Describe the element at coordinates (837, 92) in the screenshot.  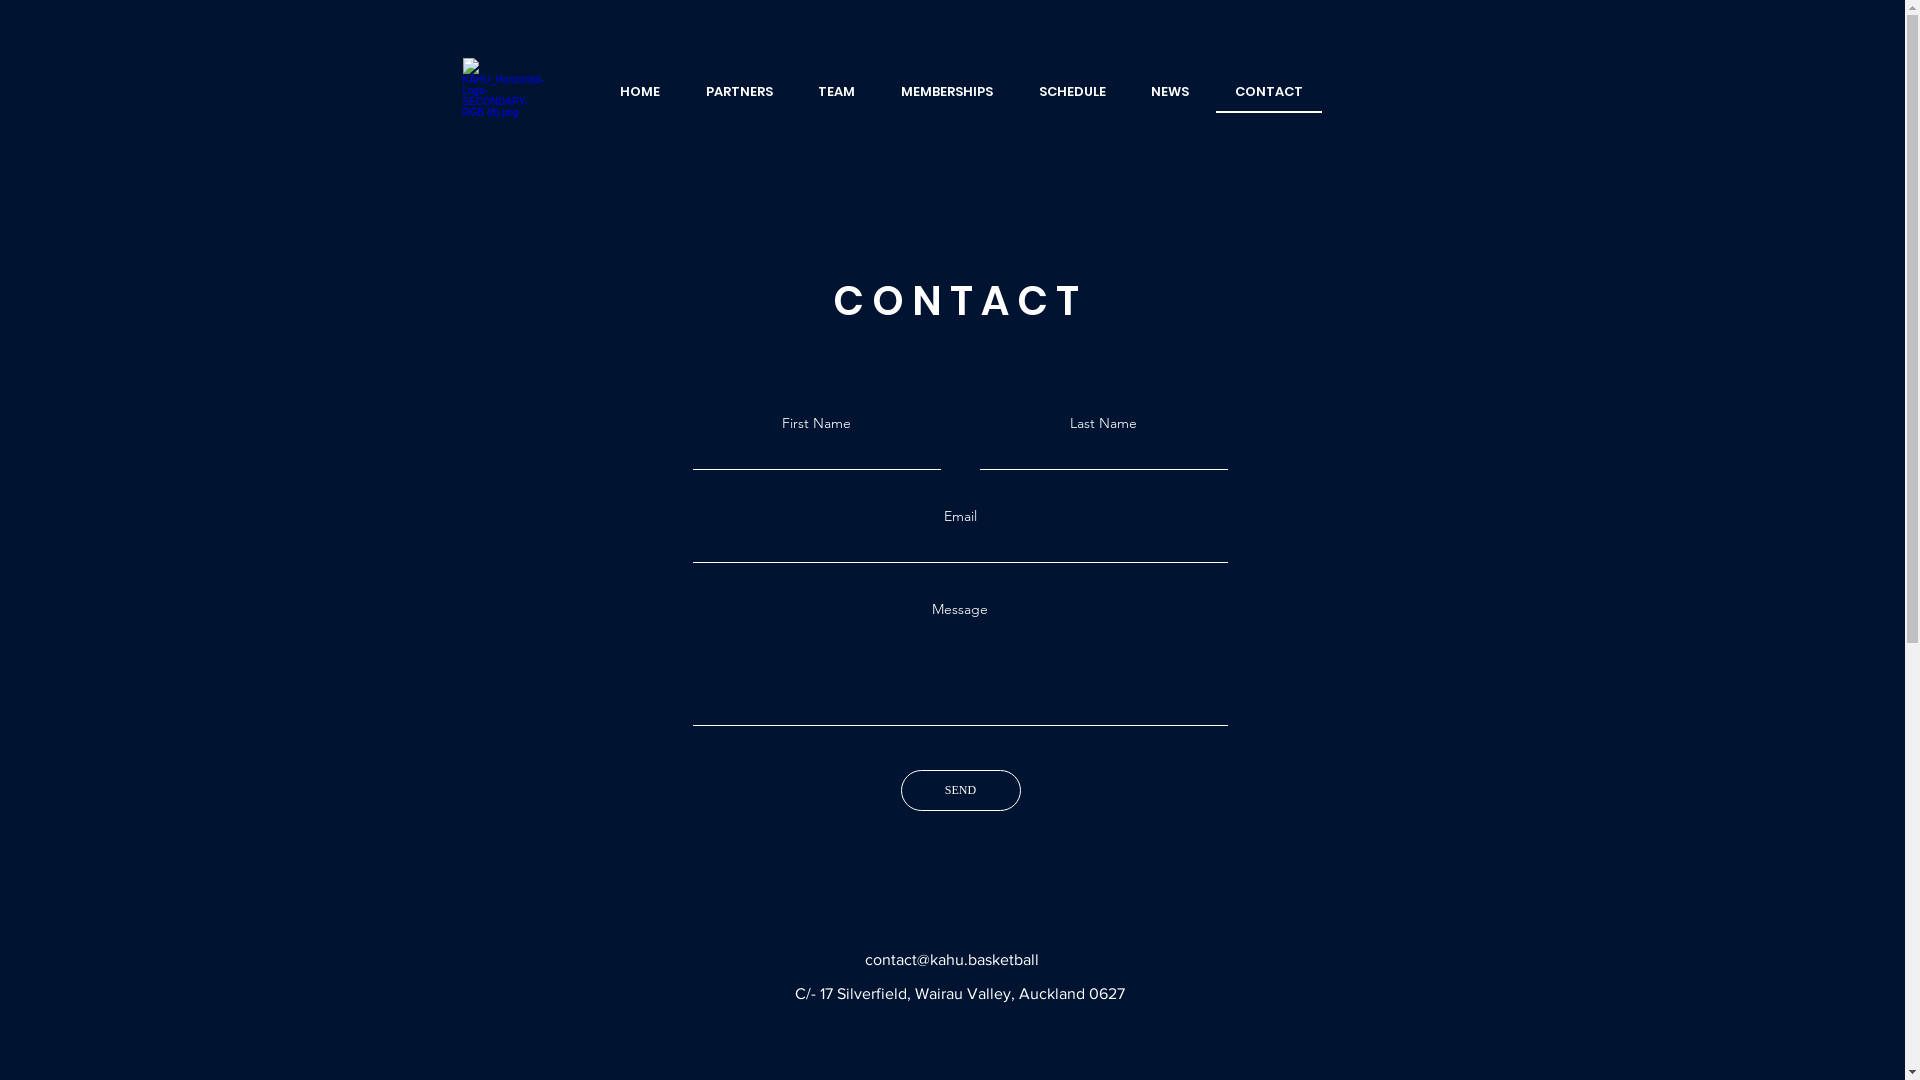
I see `'TEAM'` at that location.